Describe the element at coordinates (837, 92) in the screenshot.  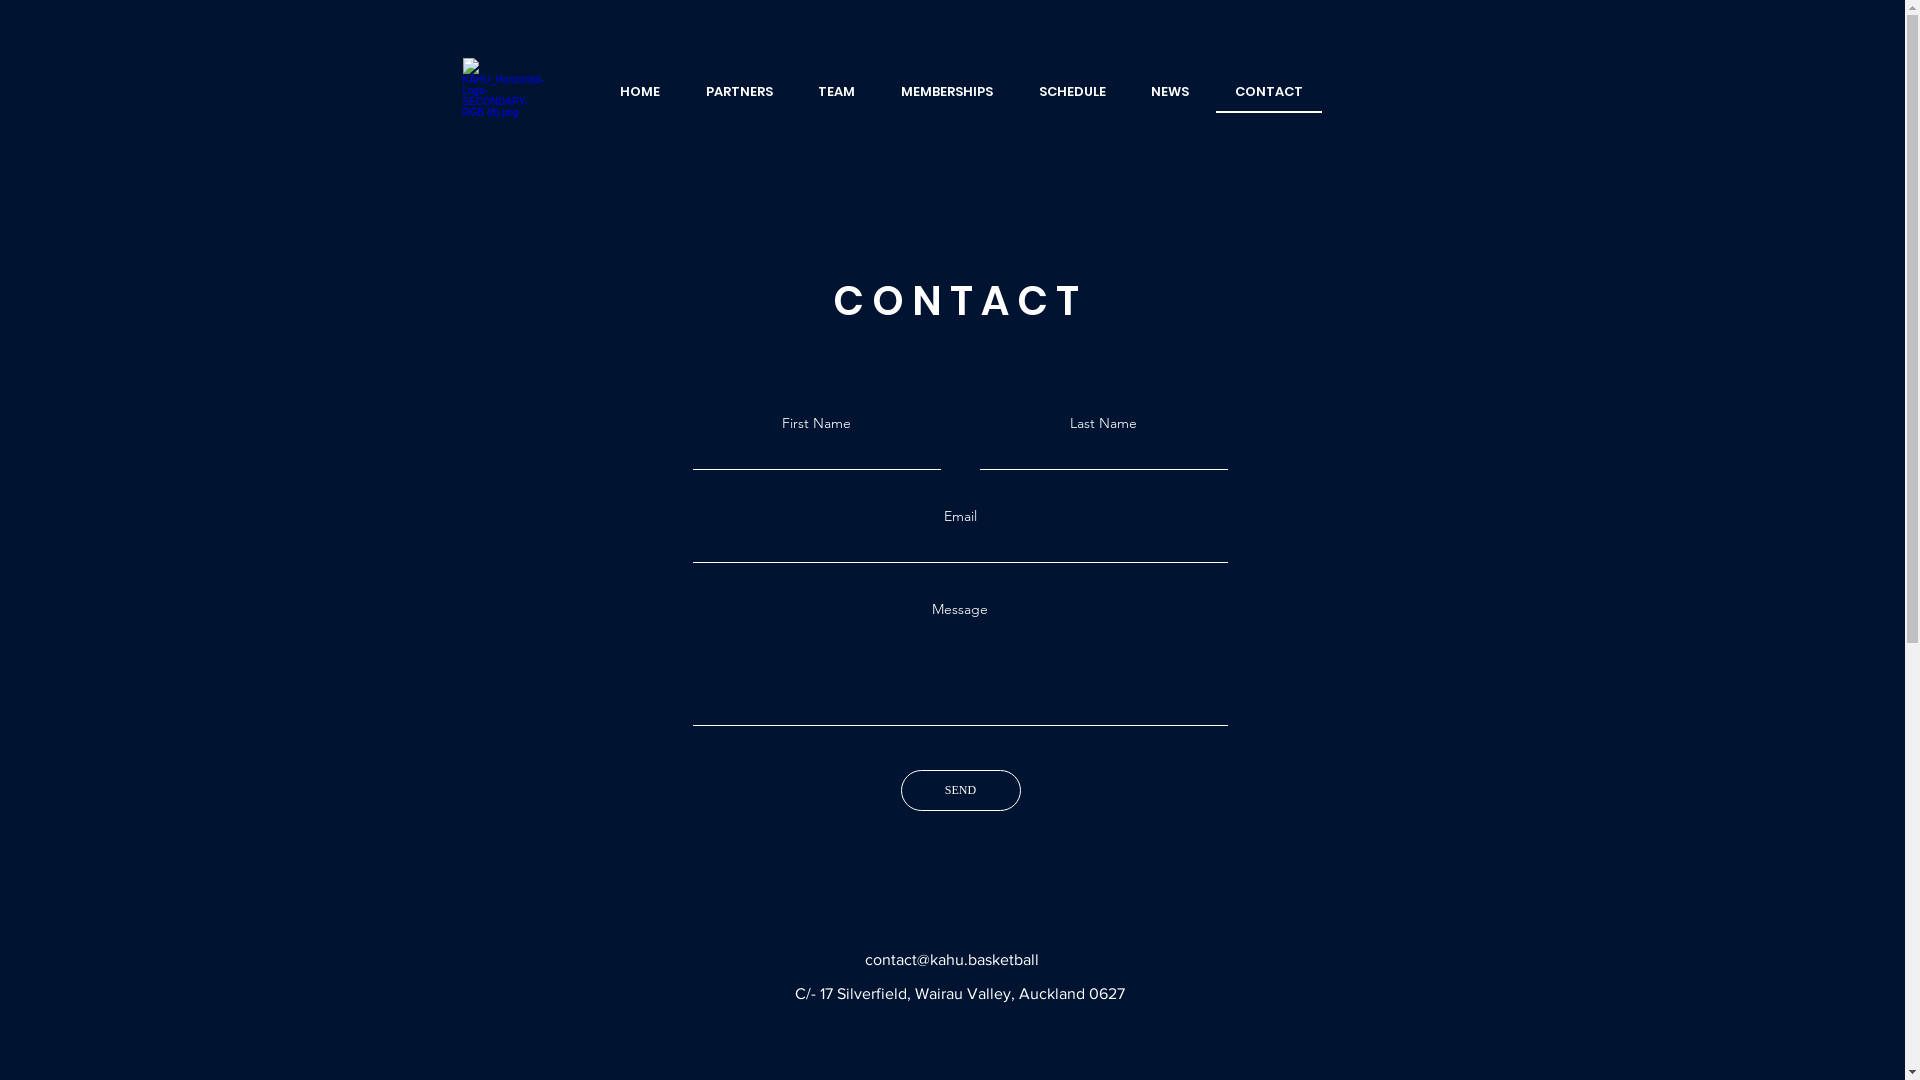
I see `'TEAM'` at that location.